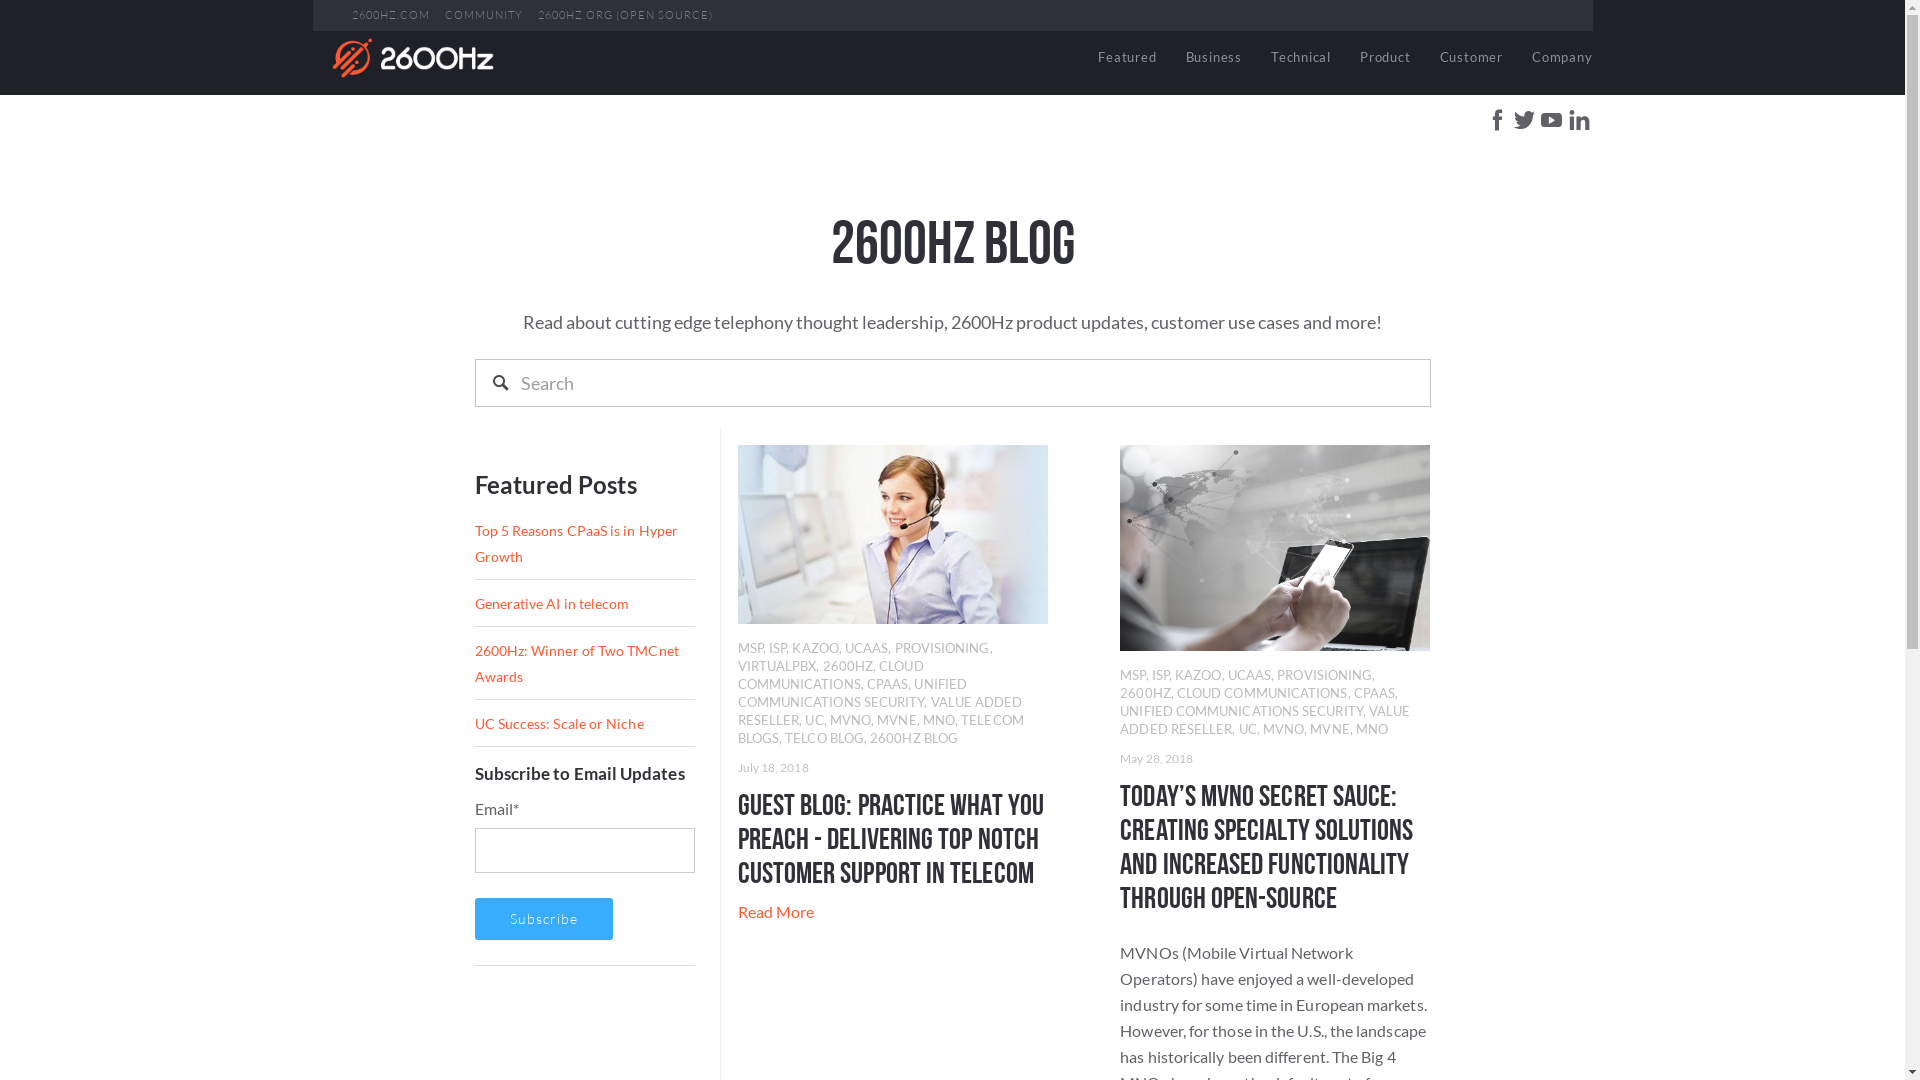 The image size is (1920, 1080). What do you see at coordinates (574, 543) in the screenshot?
I see `'Top 5 Reasons CPaaS is in Hyper Growth'` at bounding box center [574, 543].